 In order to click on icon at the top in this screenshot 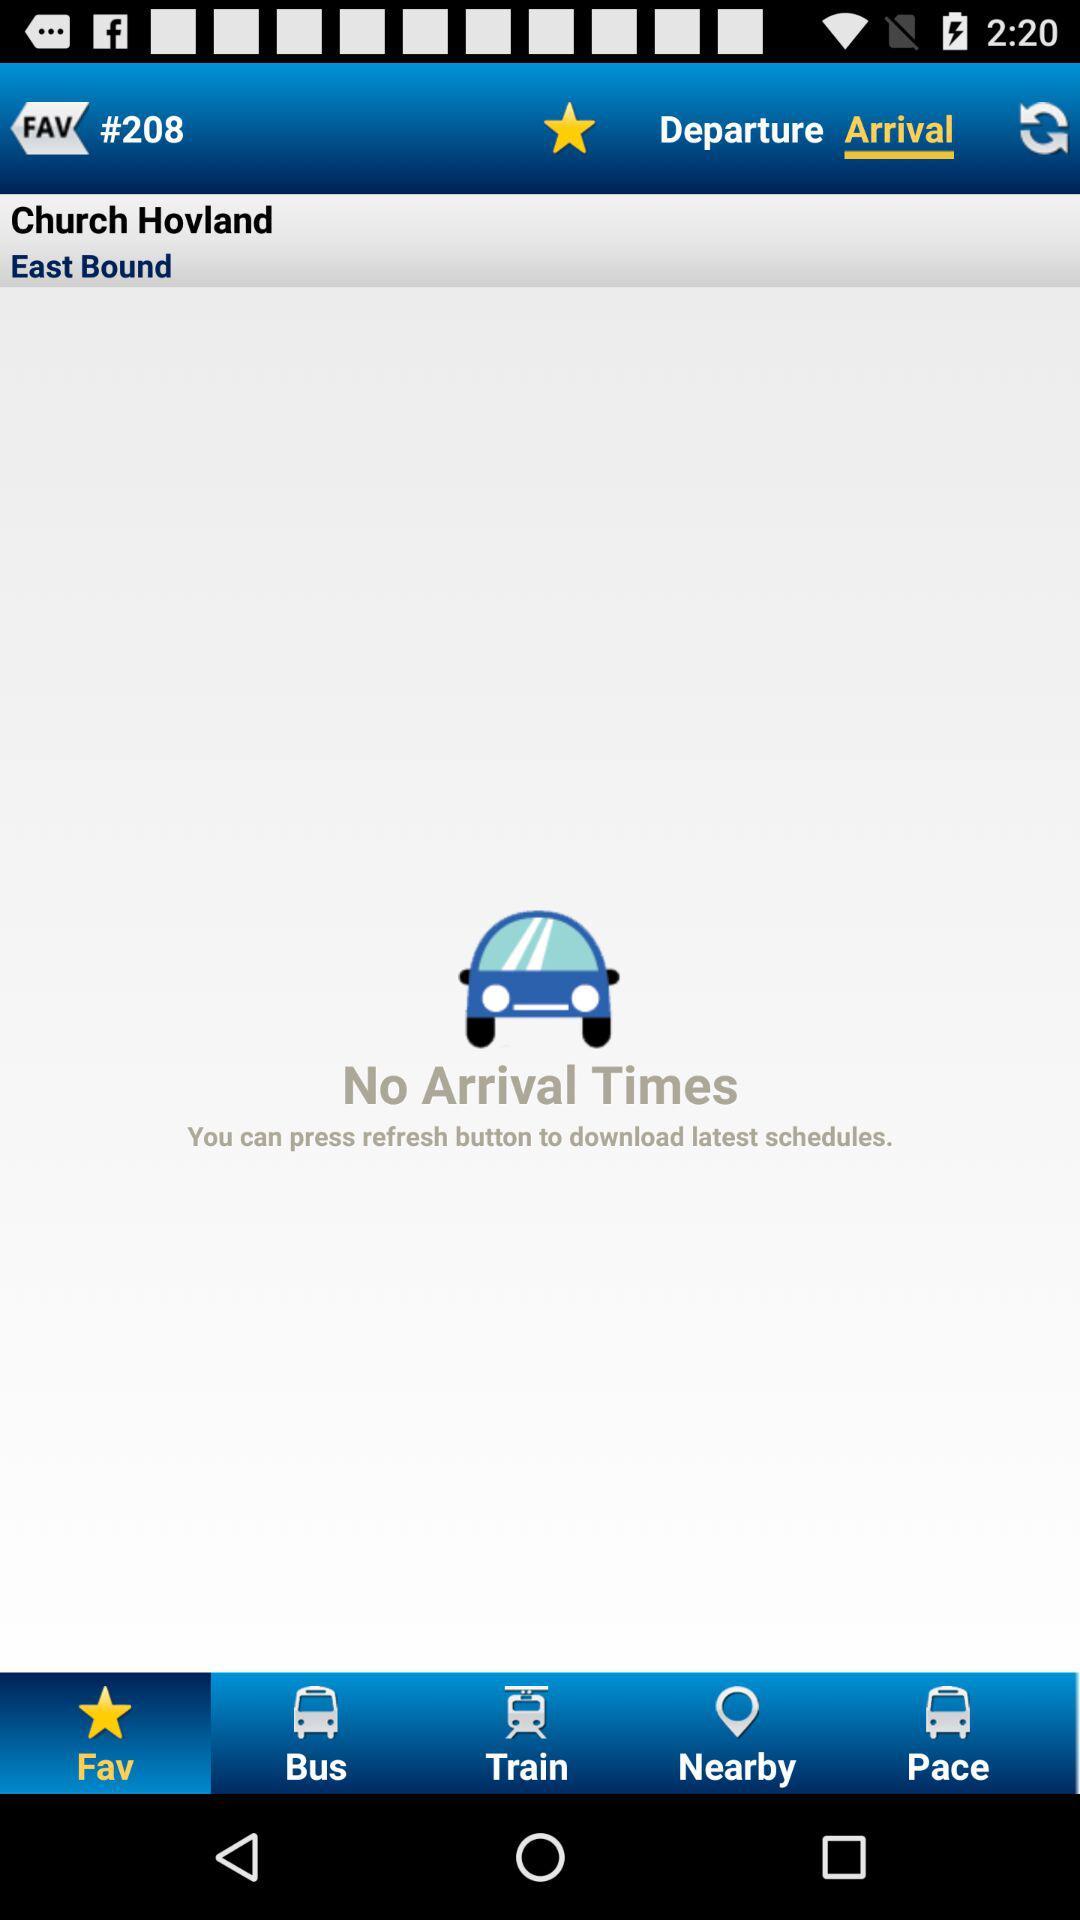, I will do `click(570, 127)`.